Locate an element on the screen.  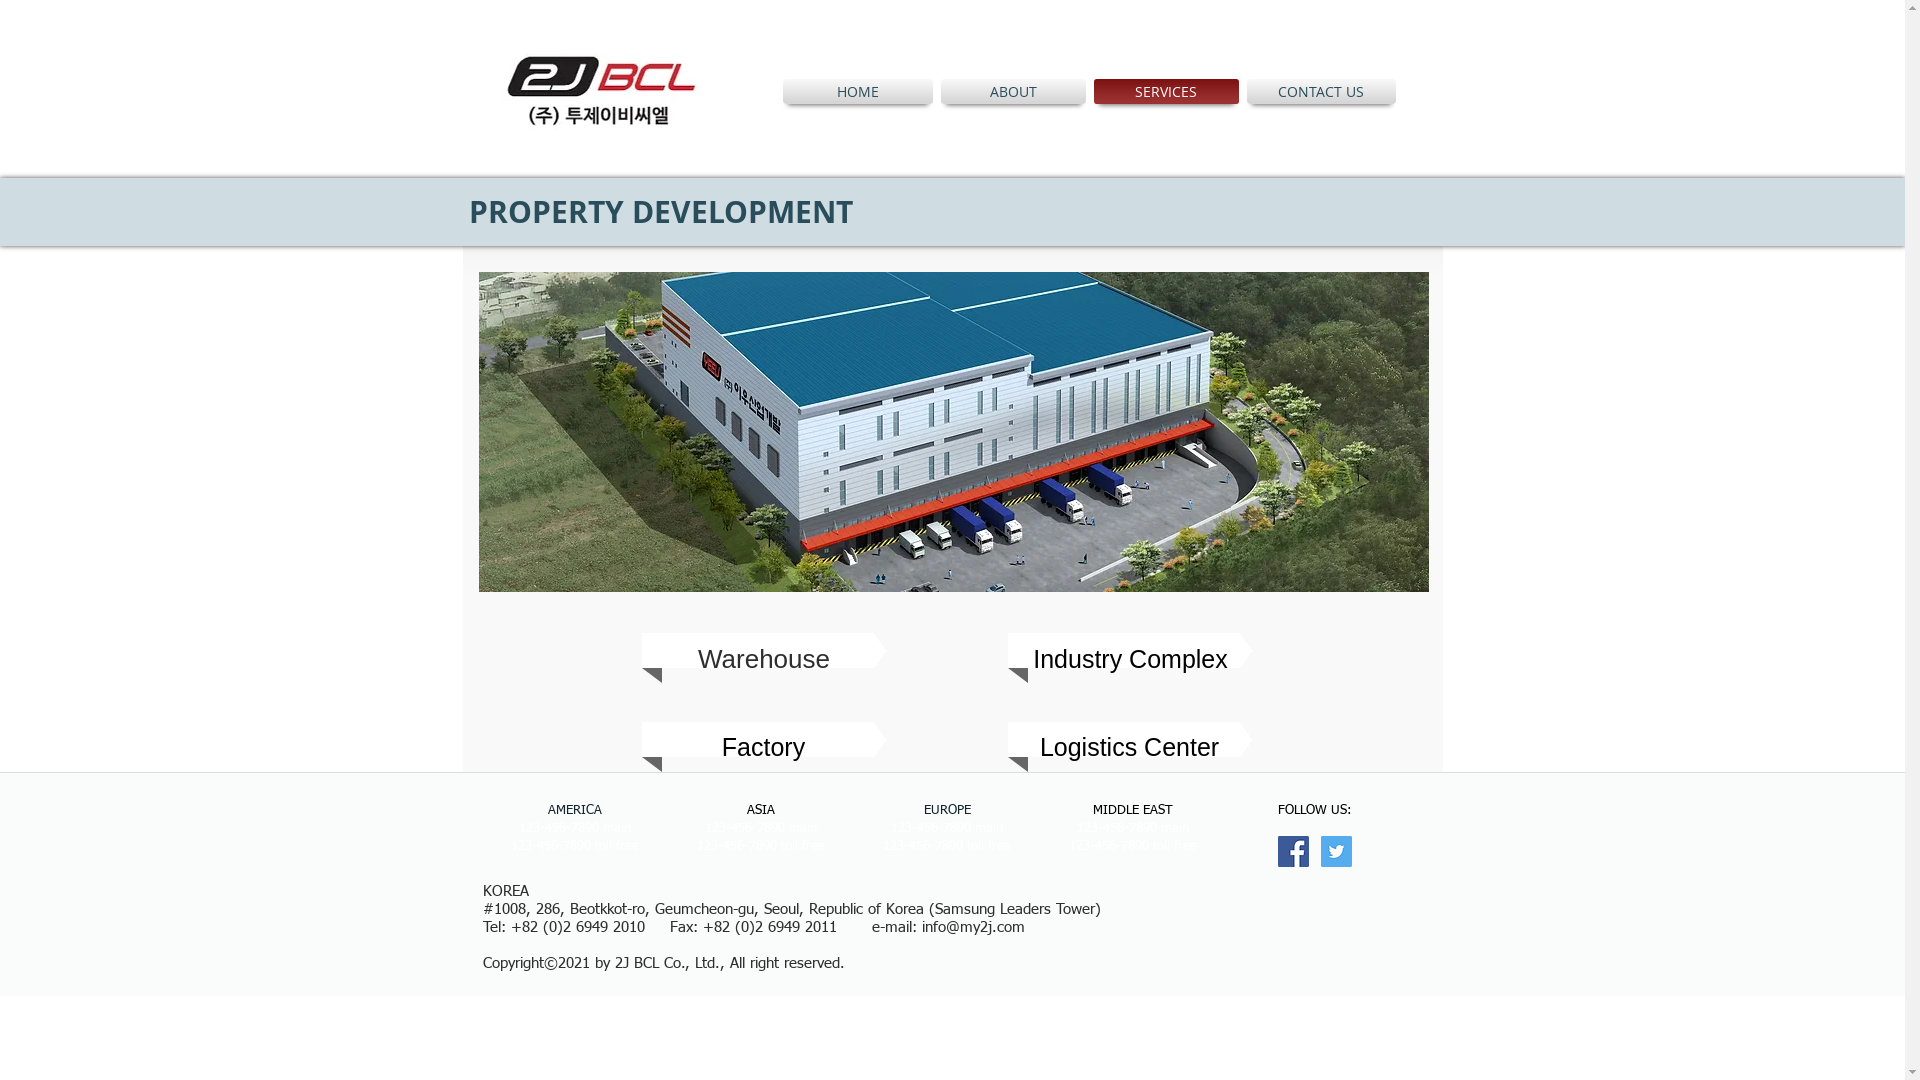
'info@my2j.com' is located at coordinates (973, 927).